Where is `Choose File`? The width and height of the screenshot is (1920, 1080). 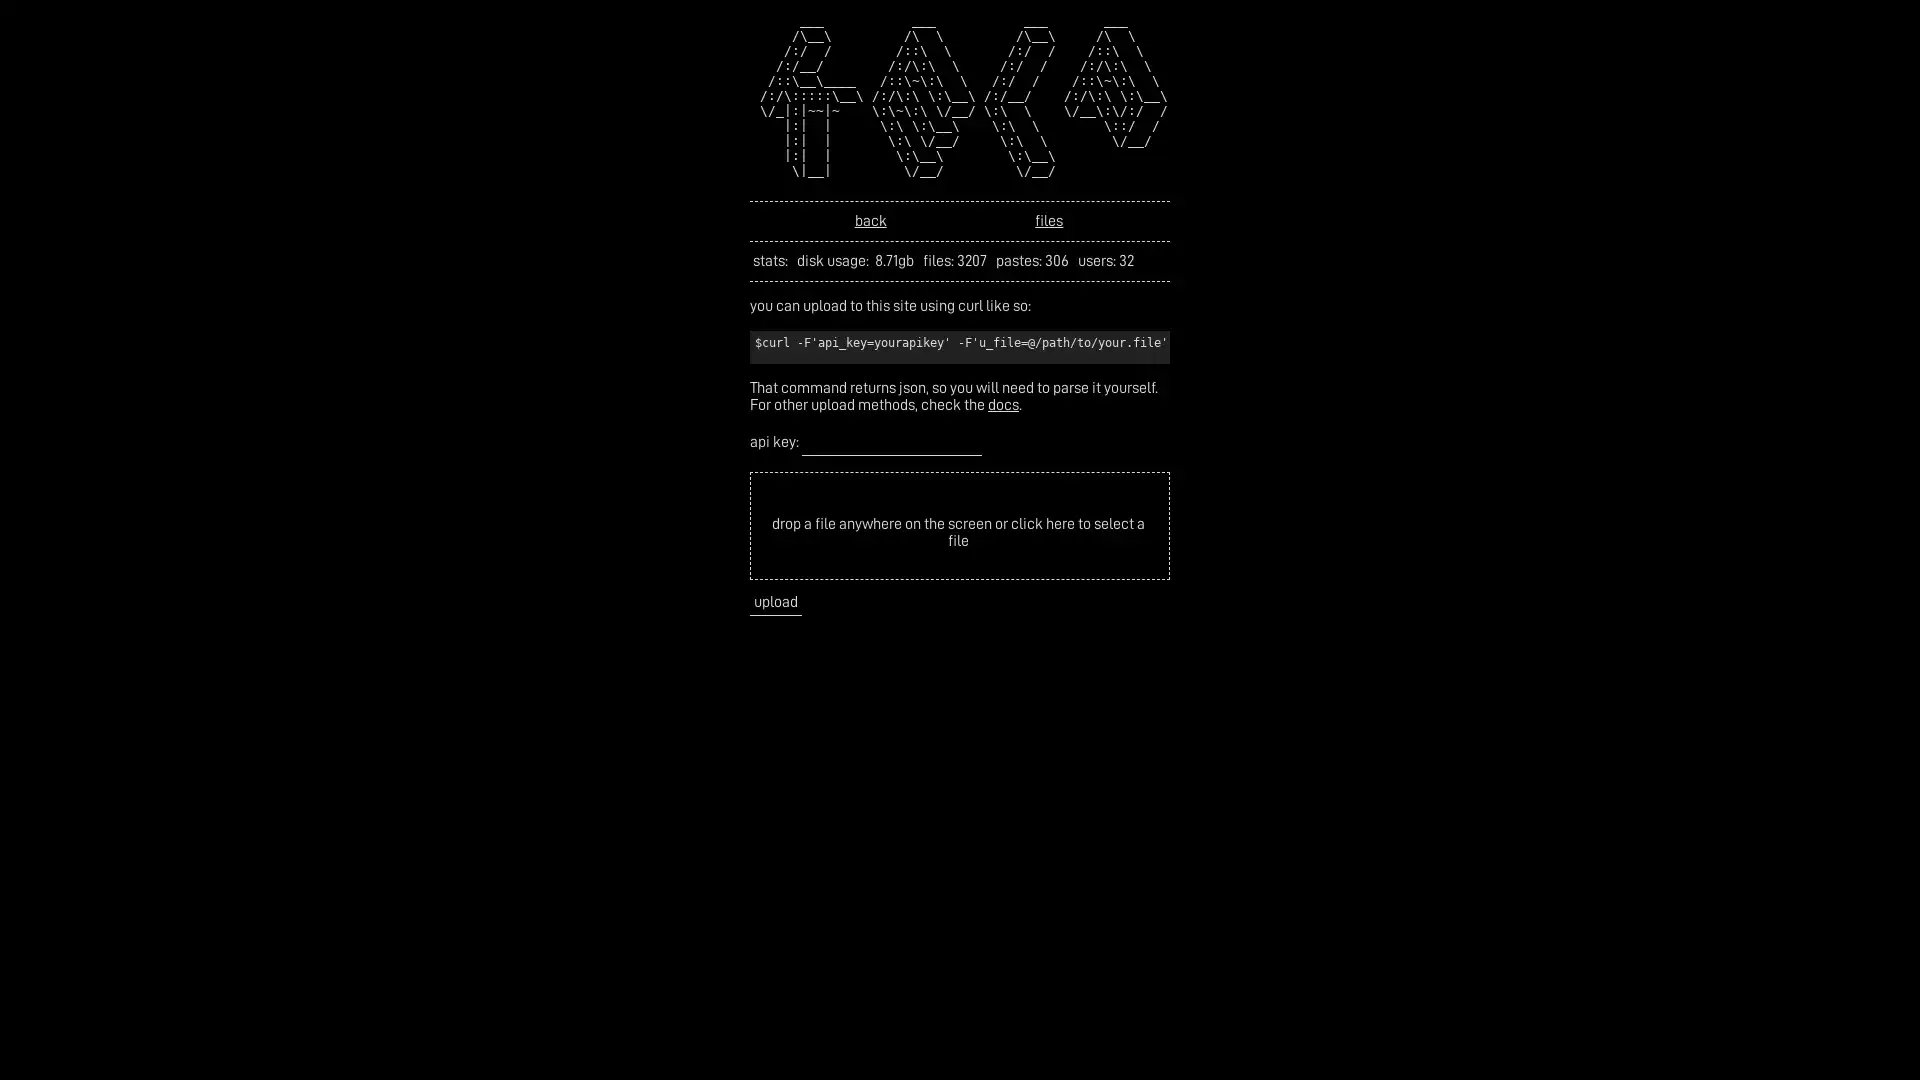
Choose File is located at coordinates (809, 490).